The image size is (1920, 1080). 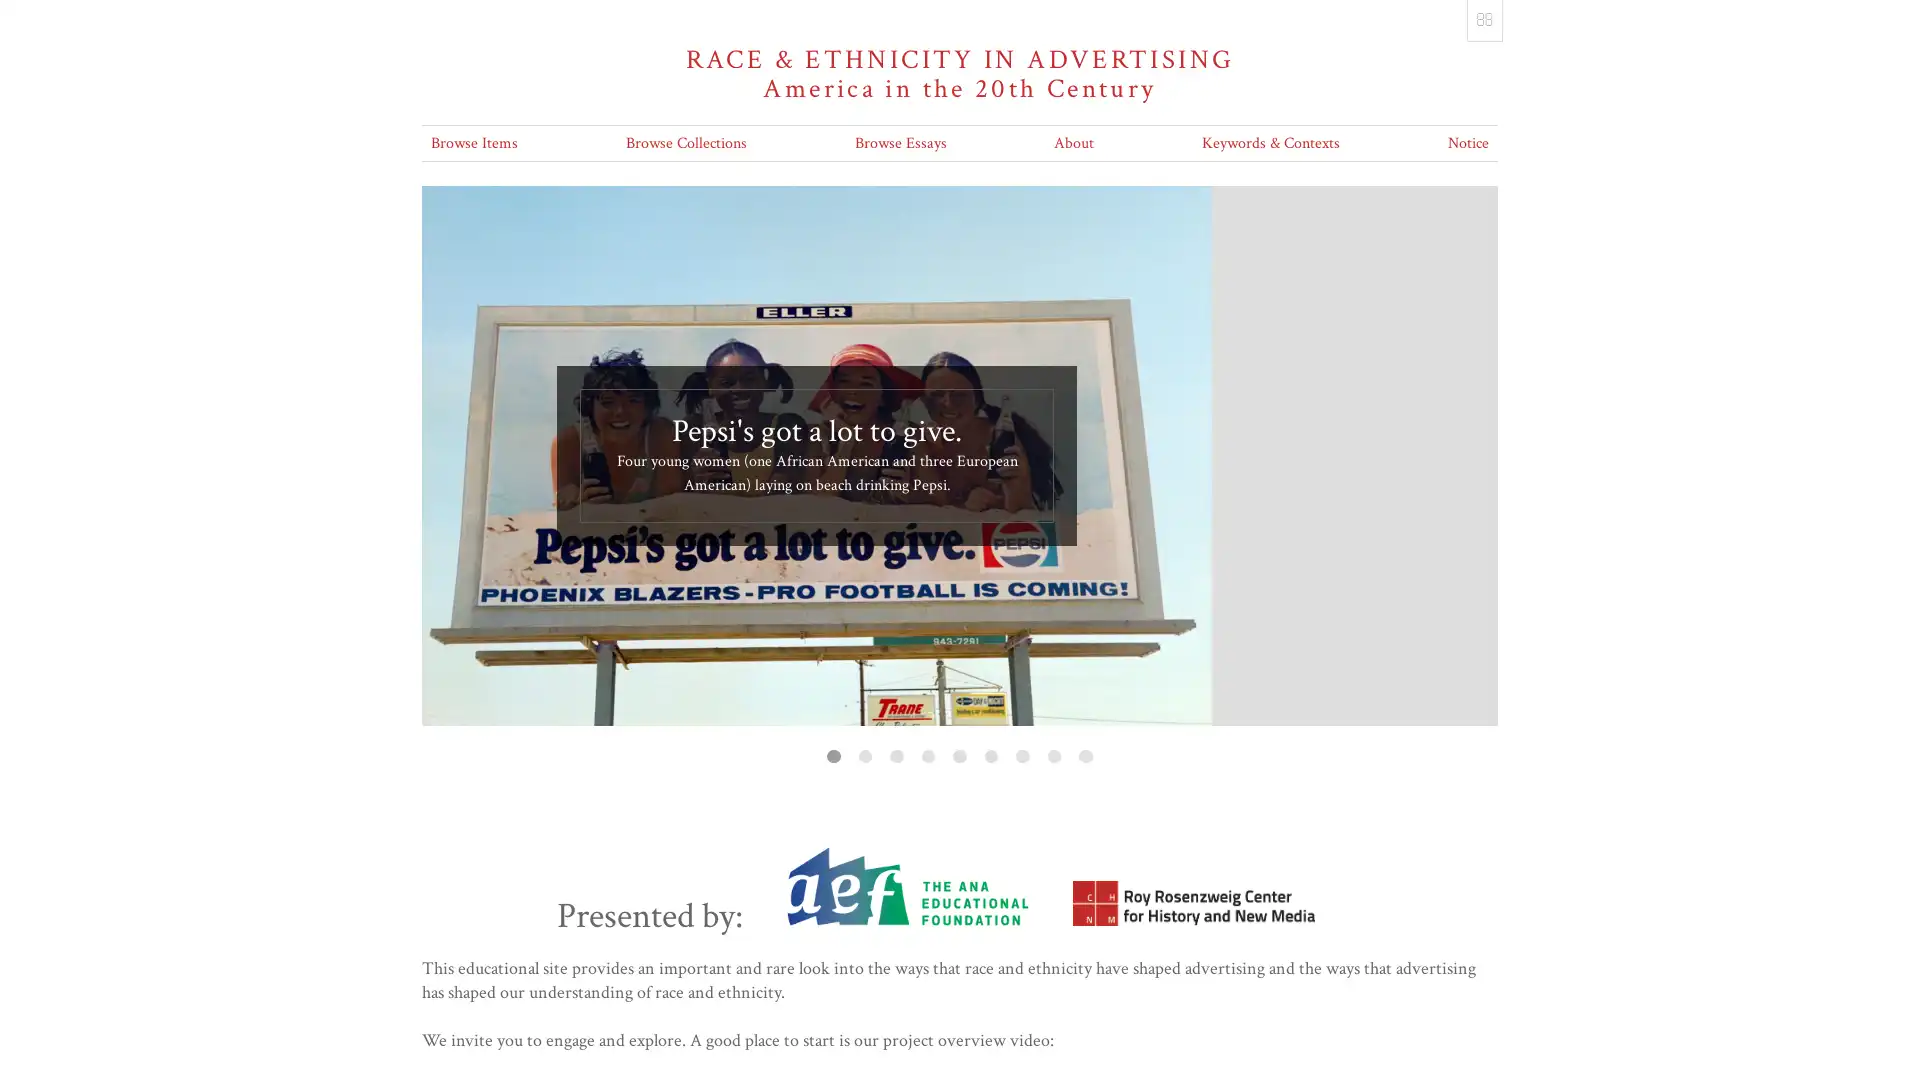 I want to click on 2, so click(x=864, y=756).